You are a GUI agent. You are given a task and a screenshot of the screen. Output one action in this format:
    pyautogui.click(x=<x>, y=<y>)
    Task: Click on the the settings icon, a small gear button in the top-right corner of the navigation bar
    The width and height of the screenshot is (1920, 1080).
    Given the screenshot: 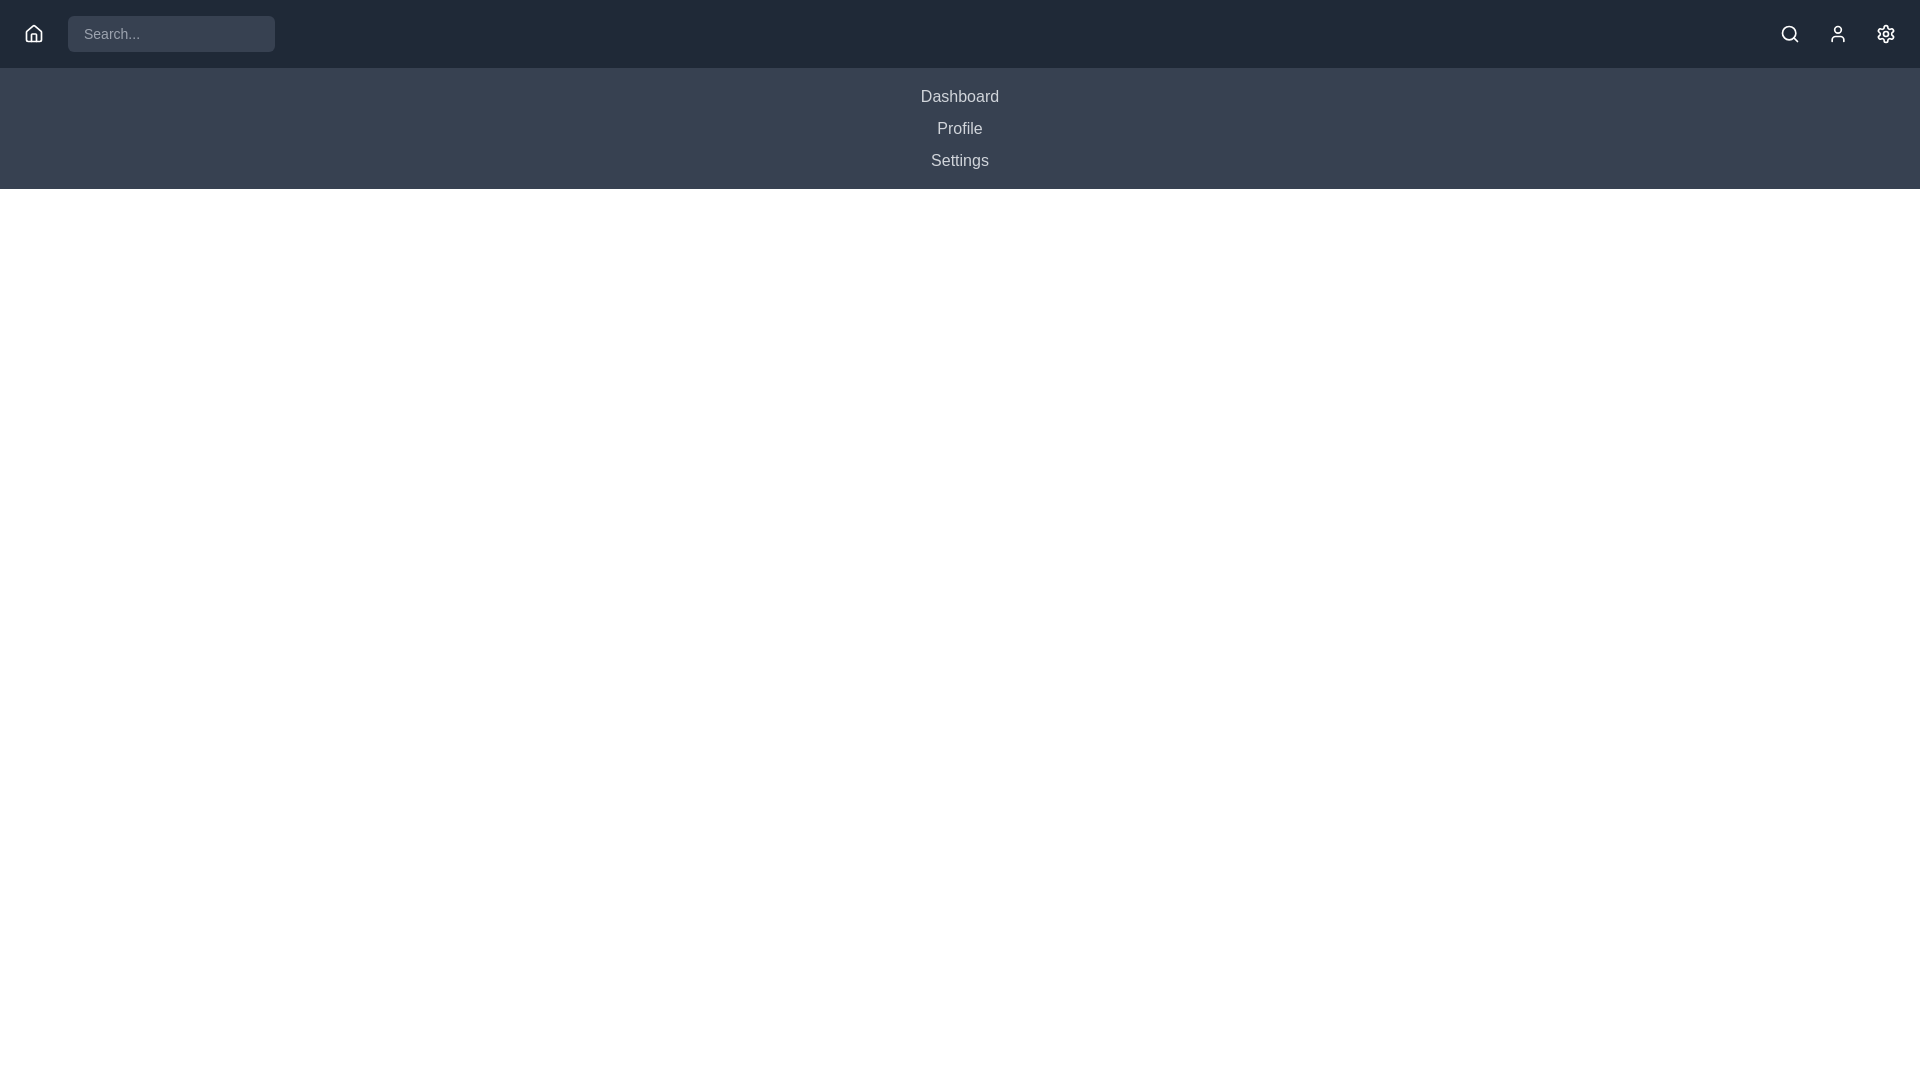 What is the action you would take?
    pyautogui.click(x=1885, y=34)
    